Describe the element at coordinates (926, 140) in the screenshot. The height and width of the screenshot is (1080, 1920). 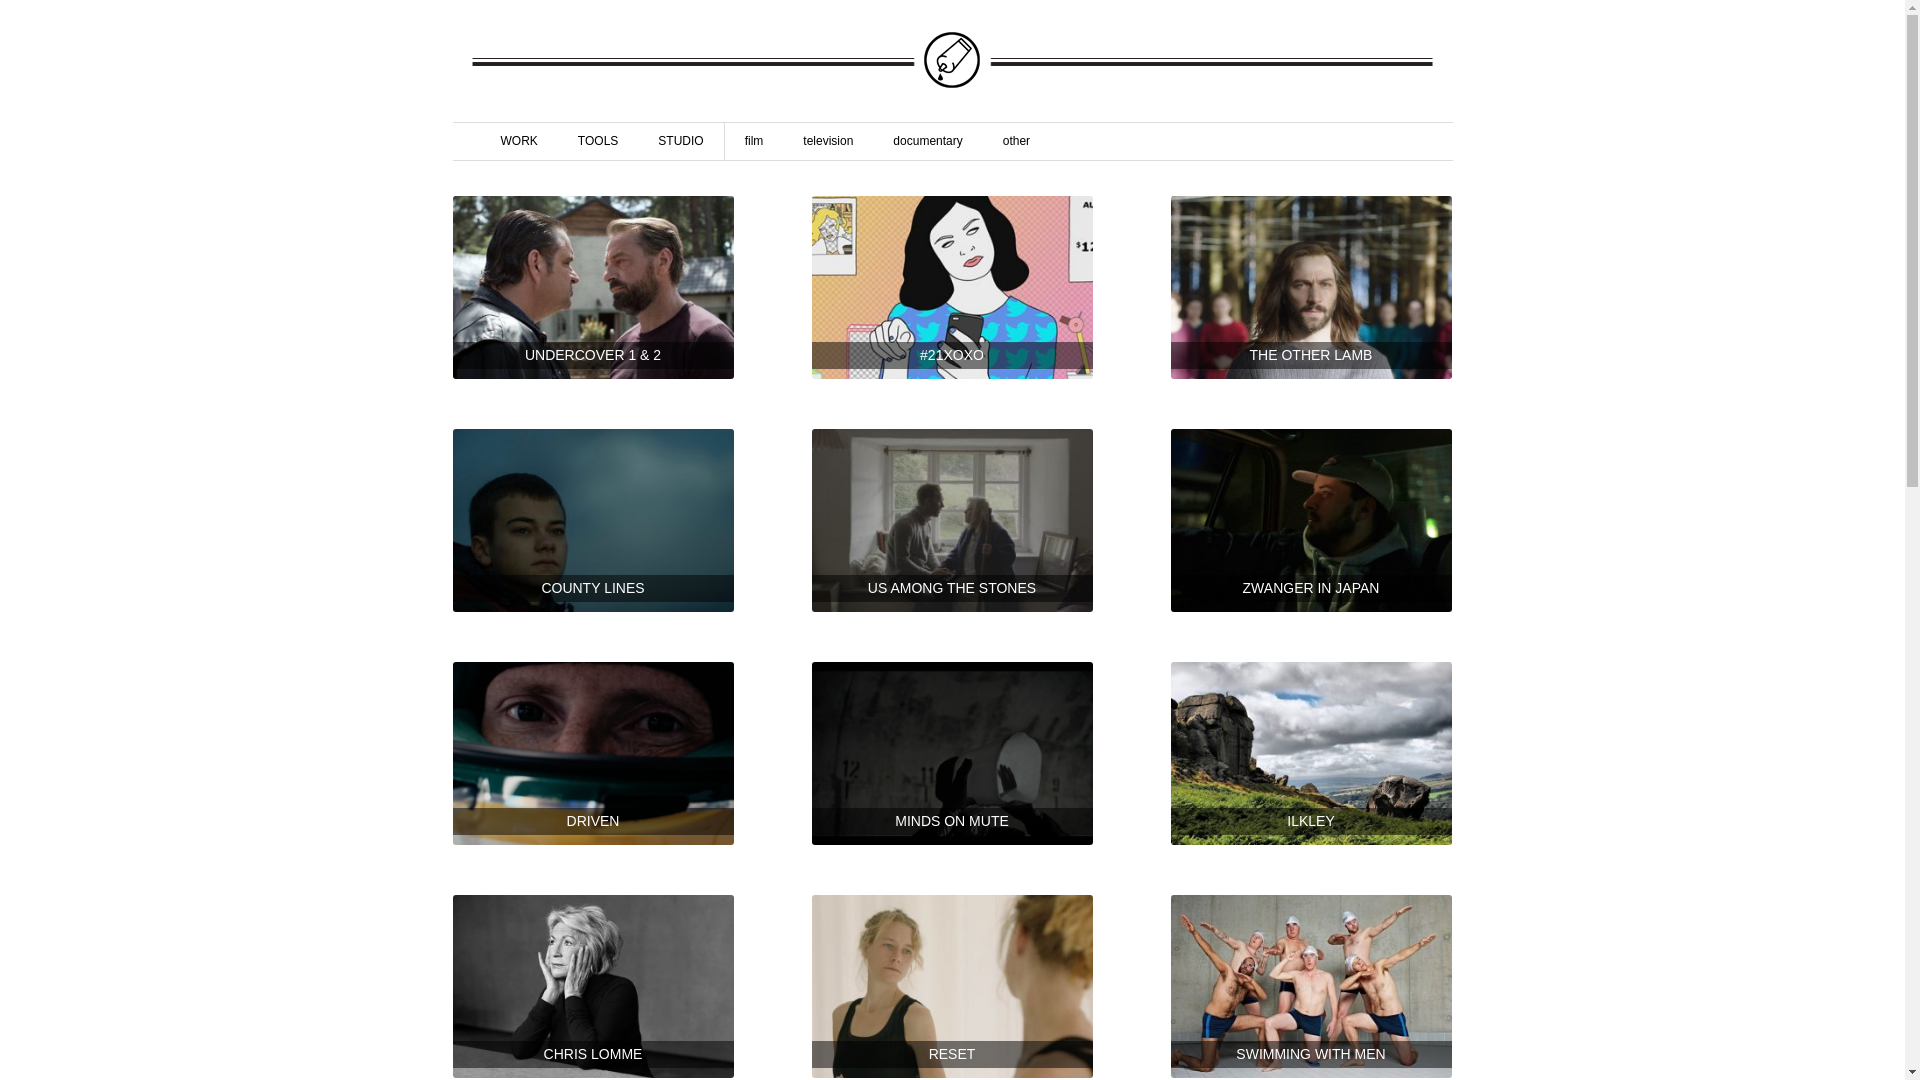
I see `'documentary'` at that location.